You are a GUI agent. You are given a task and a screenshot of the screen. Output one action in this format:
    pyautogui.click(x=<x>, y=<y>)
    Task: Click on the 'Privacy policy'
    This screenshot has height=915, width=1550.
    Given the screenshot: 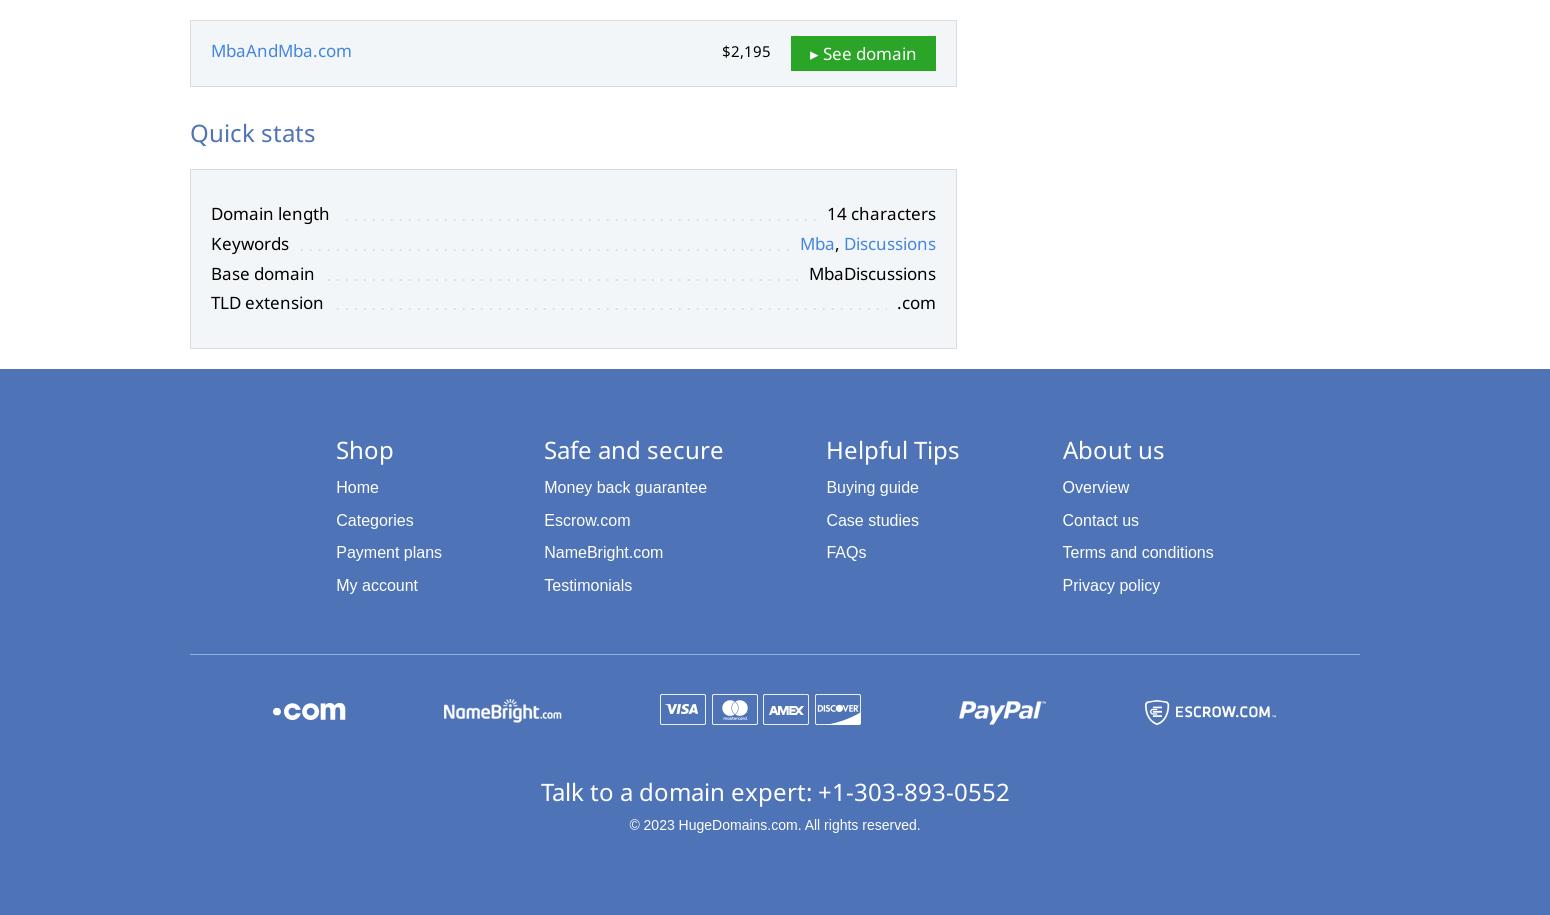 What is the action you would take?
    pyautogui.click(x=1110, y=584)
    